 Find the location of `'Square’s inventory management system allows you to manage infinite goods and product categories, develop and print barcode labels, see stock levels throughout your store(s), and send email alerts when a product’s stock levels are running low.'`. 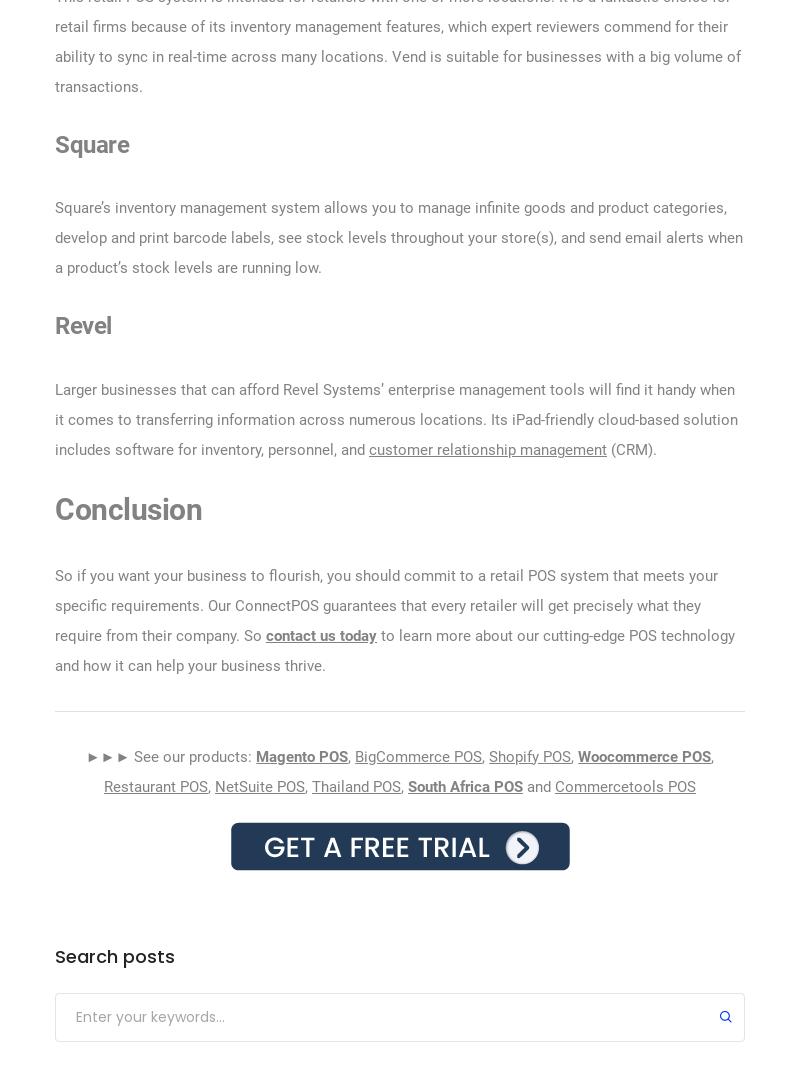

'Square’s inventory management system allows you to manage infinite goods and product categories, develop and print barcode labels, see stock levels throughout your store(s), and send email alerts when a product’s stock levels are running low.' is located at coordinates (397, 237).